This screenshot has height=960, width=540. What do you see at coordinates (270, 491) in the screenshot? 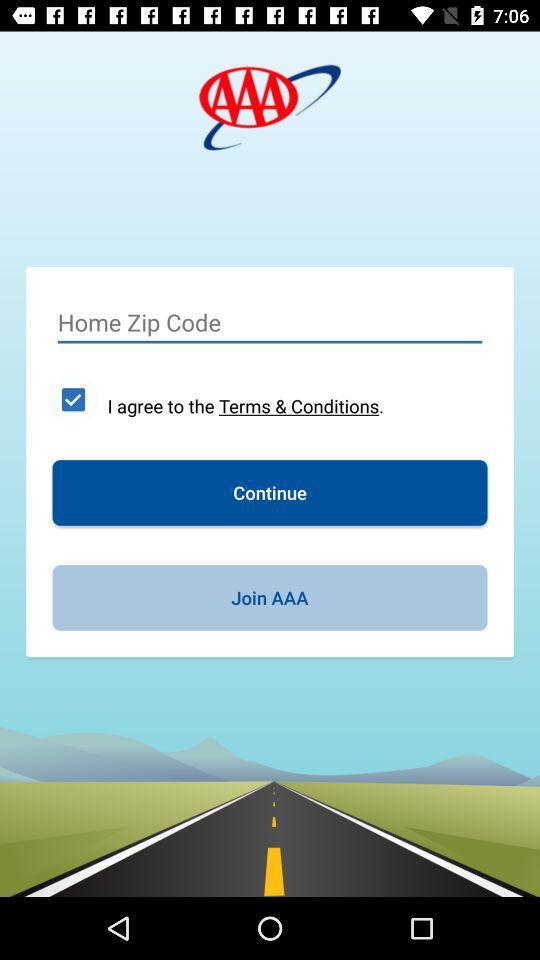
I see `continue item` at bounding box center [270, 491].